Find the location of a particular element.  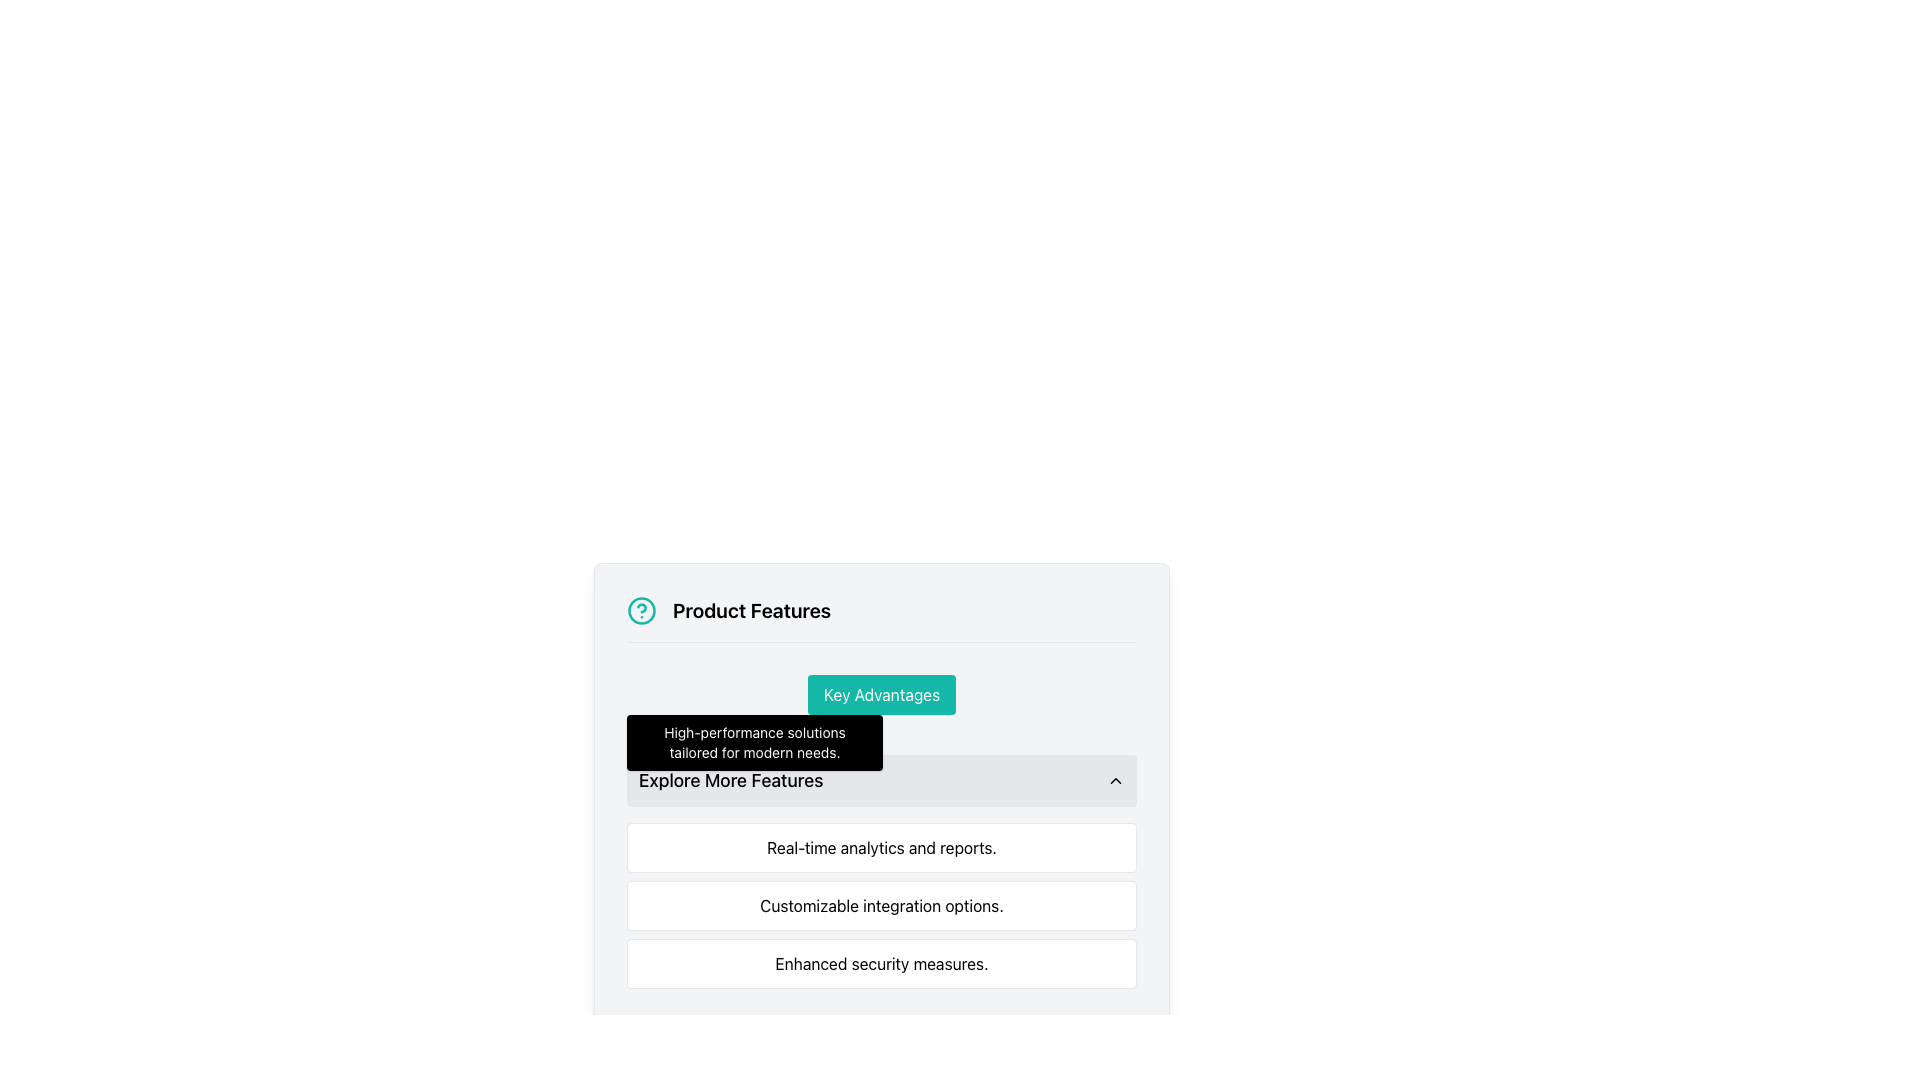

the informational text block titled 'Enhanced security measures' located at the third position in the vertical list below the 'Explore More Features' section is located at coordinates (881, 963).